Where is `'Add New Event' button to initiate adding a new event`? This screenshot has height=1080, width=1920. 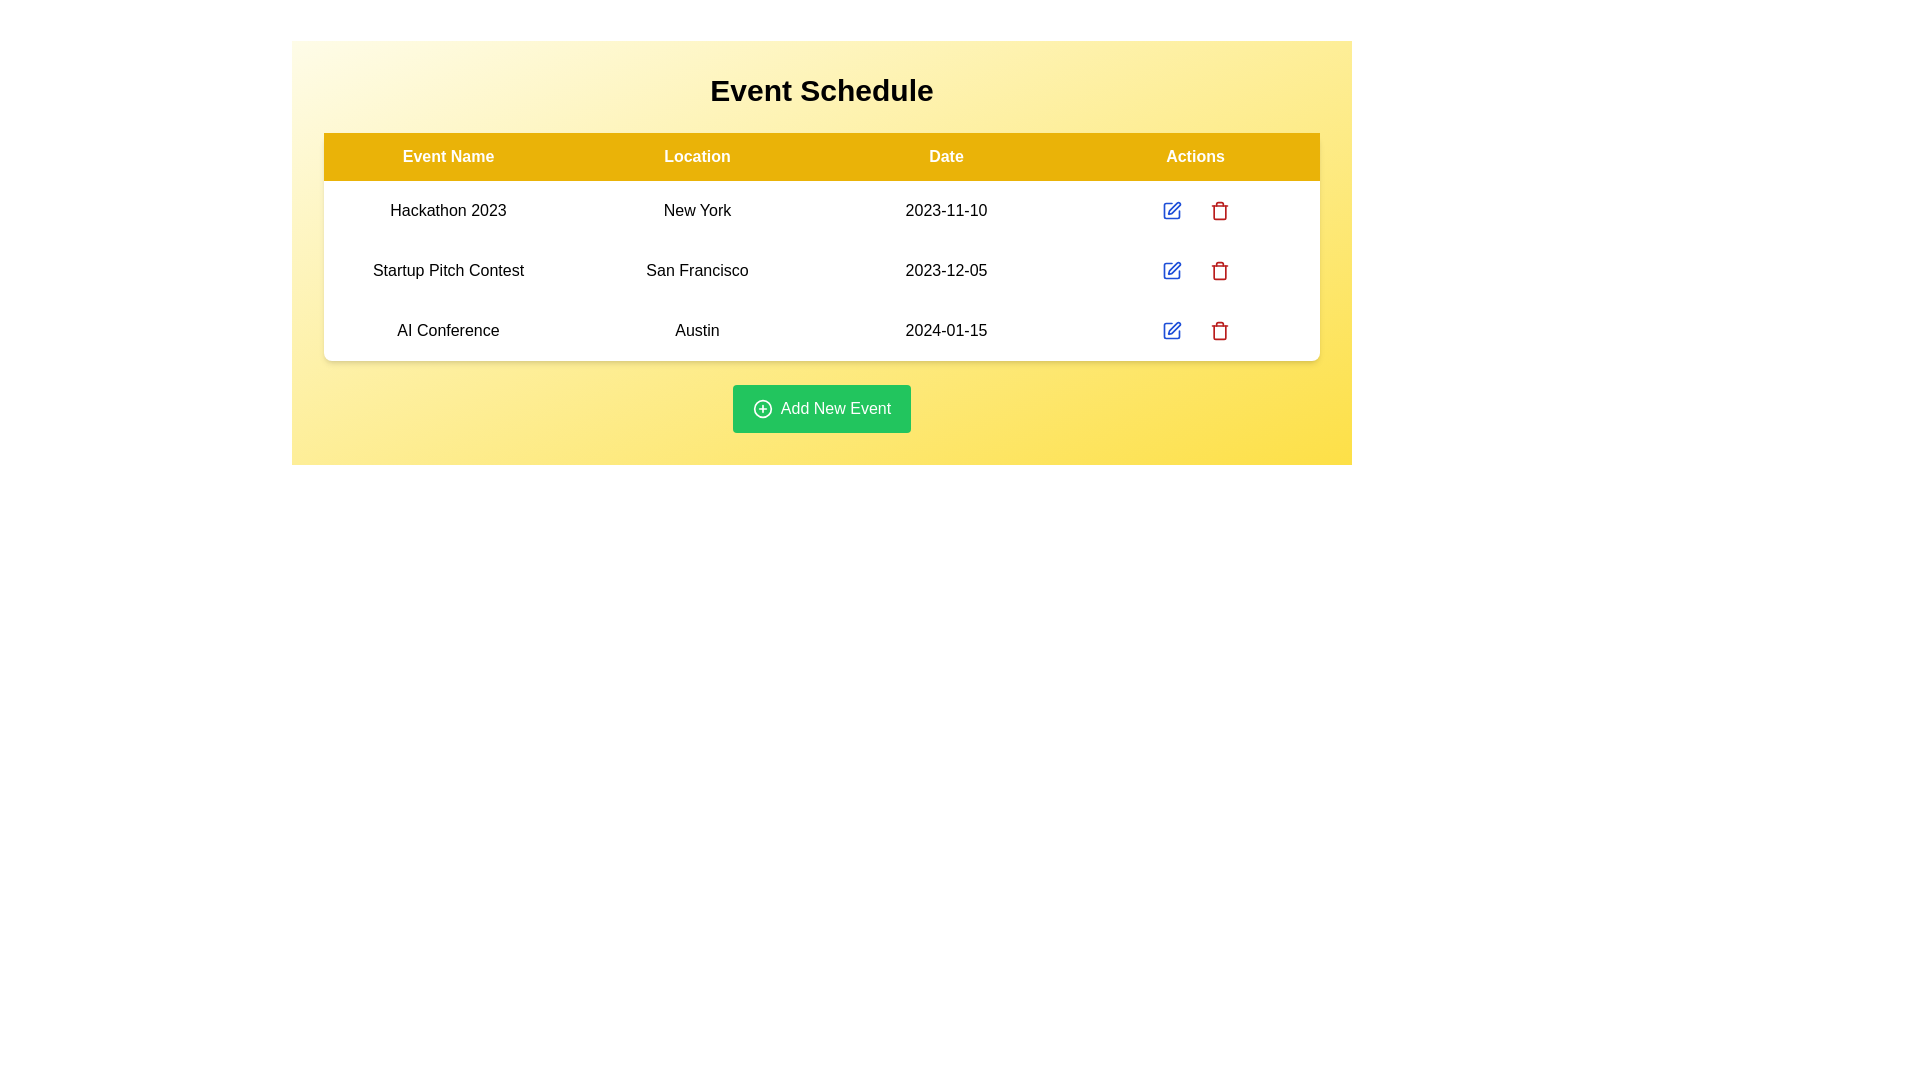
'Add New Event' button to initiate adding a new event is located at coordinates (821, 407).